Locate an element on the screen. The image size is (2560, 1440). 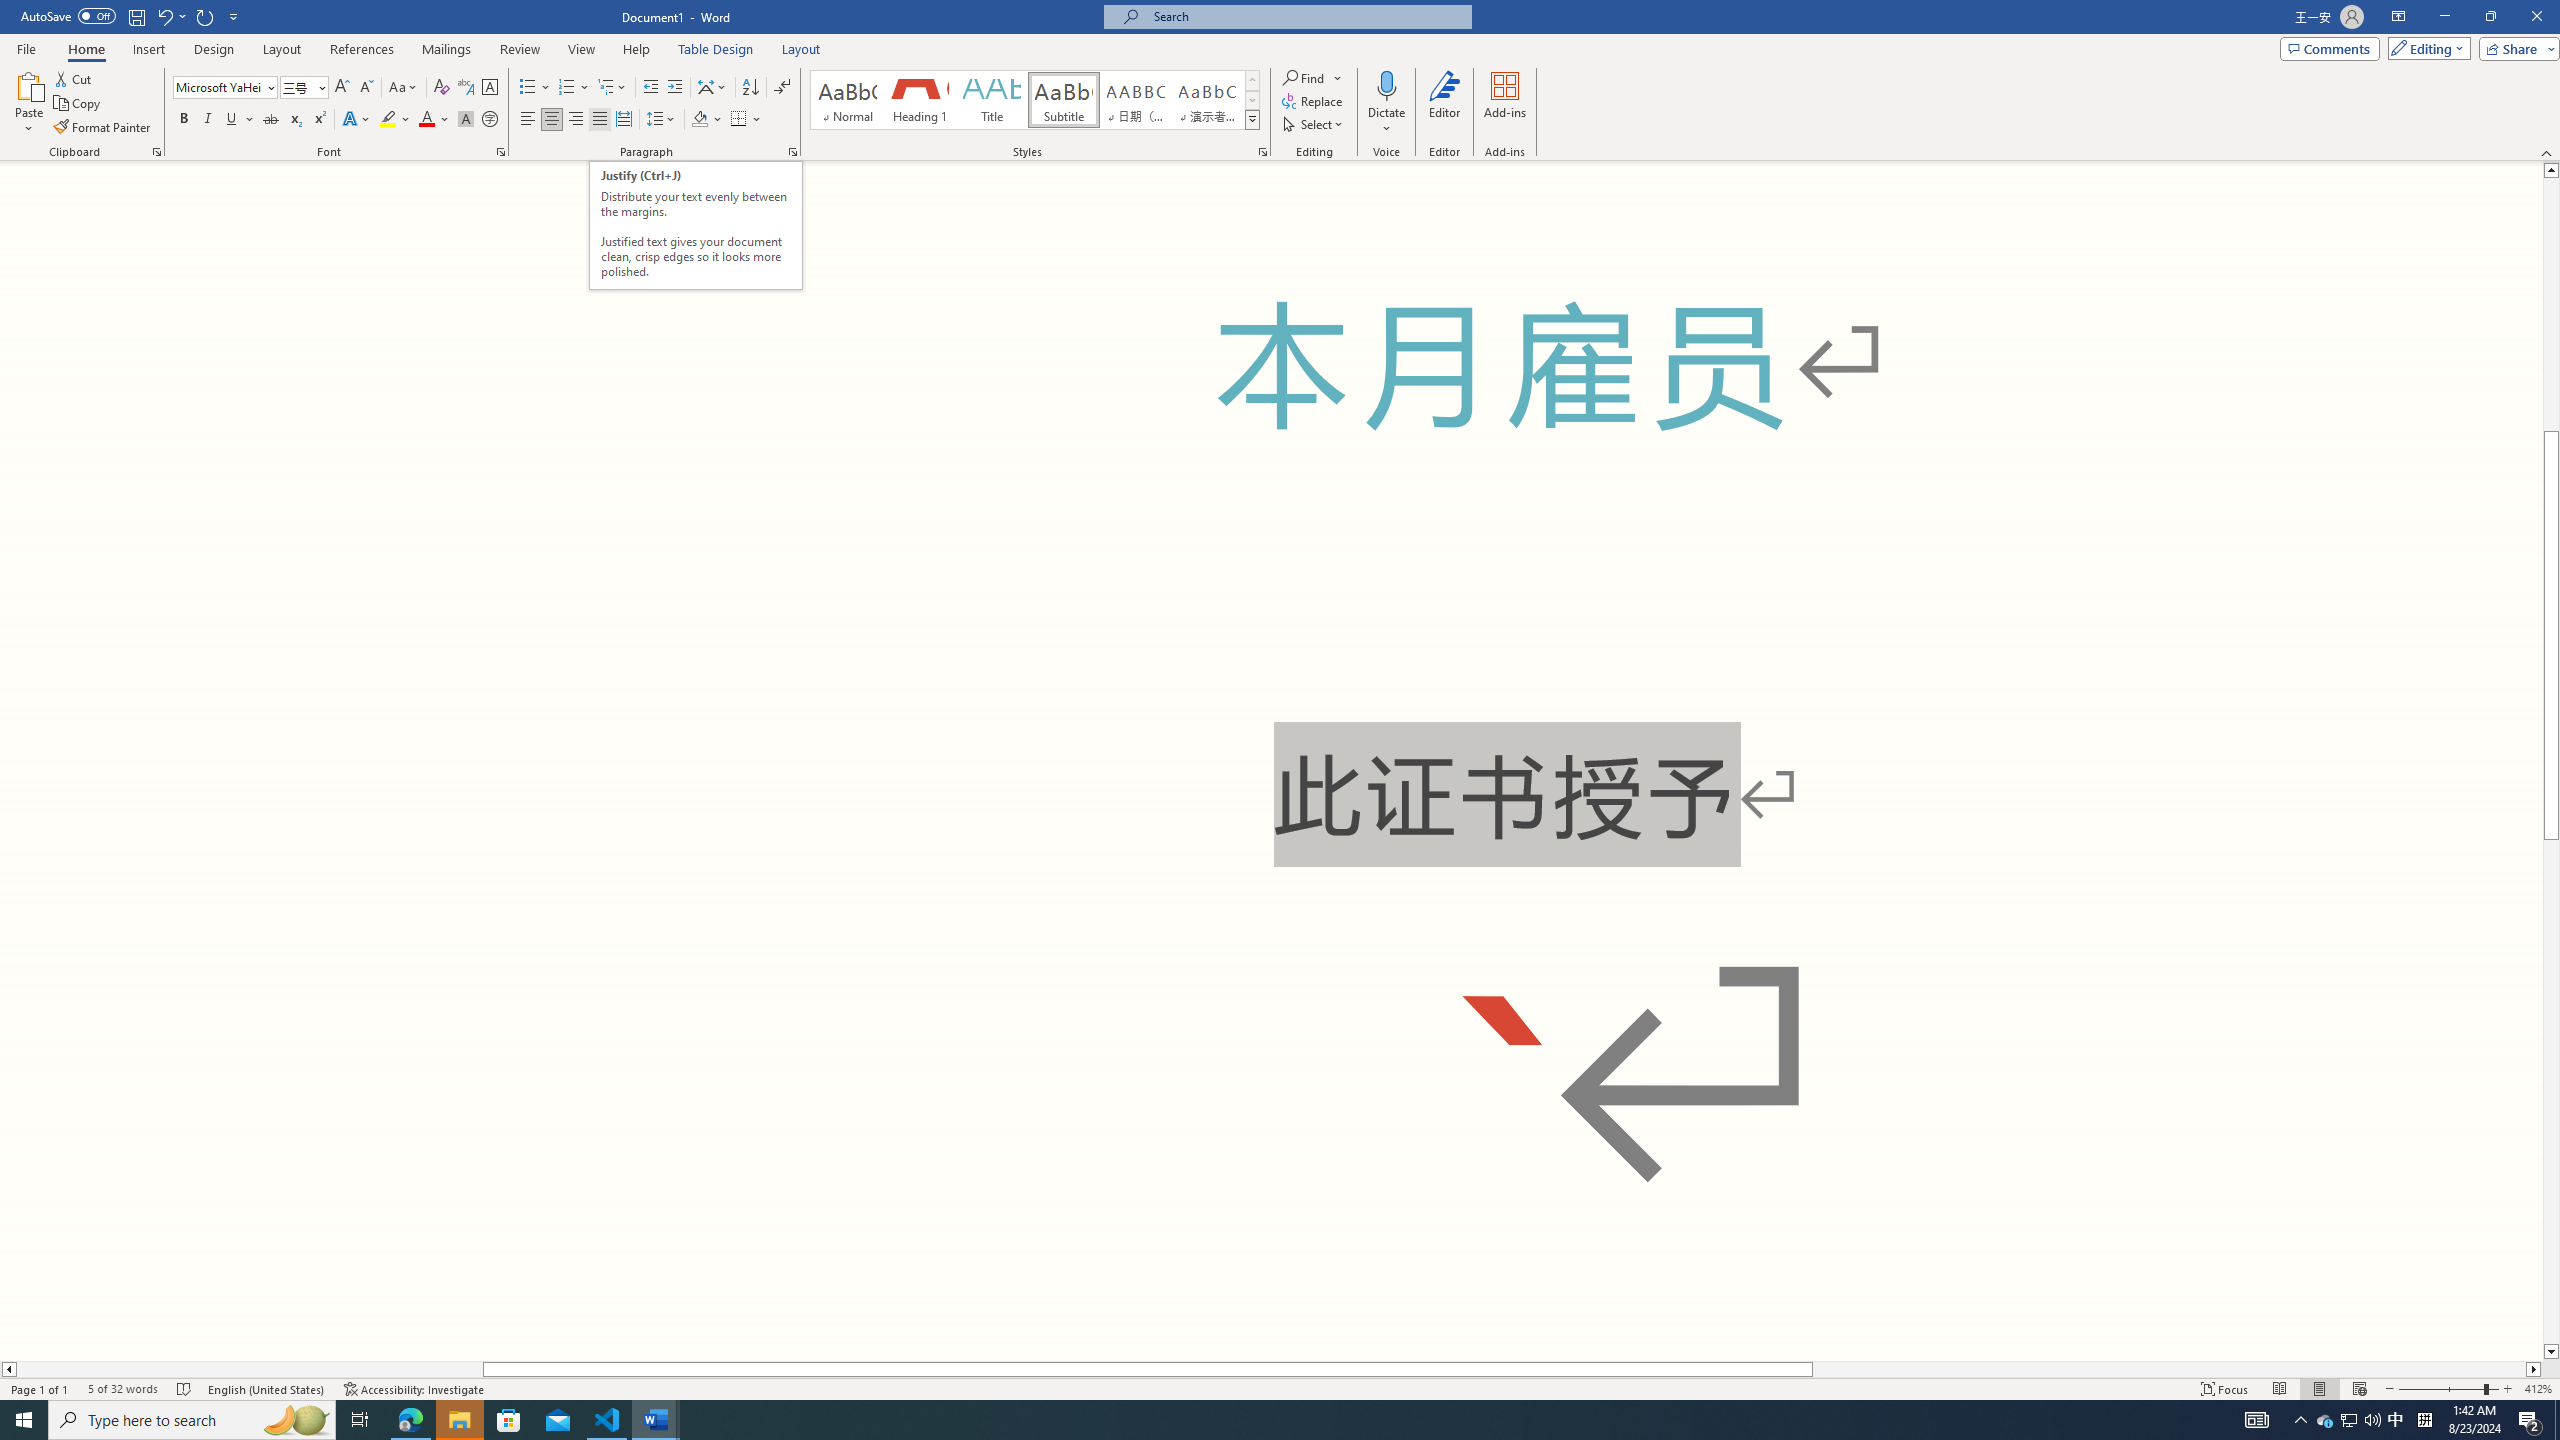
'Row up' is located at coordinates (1251, 80).